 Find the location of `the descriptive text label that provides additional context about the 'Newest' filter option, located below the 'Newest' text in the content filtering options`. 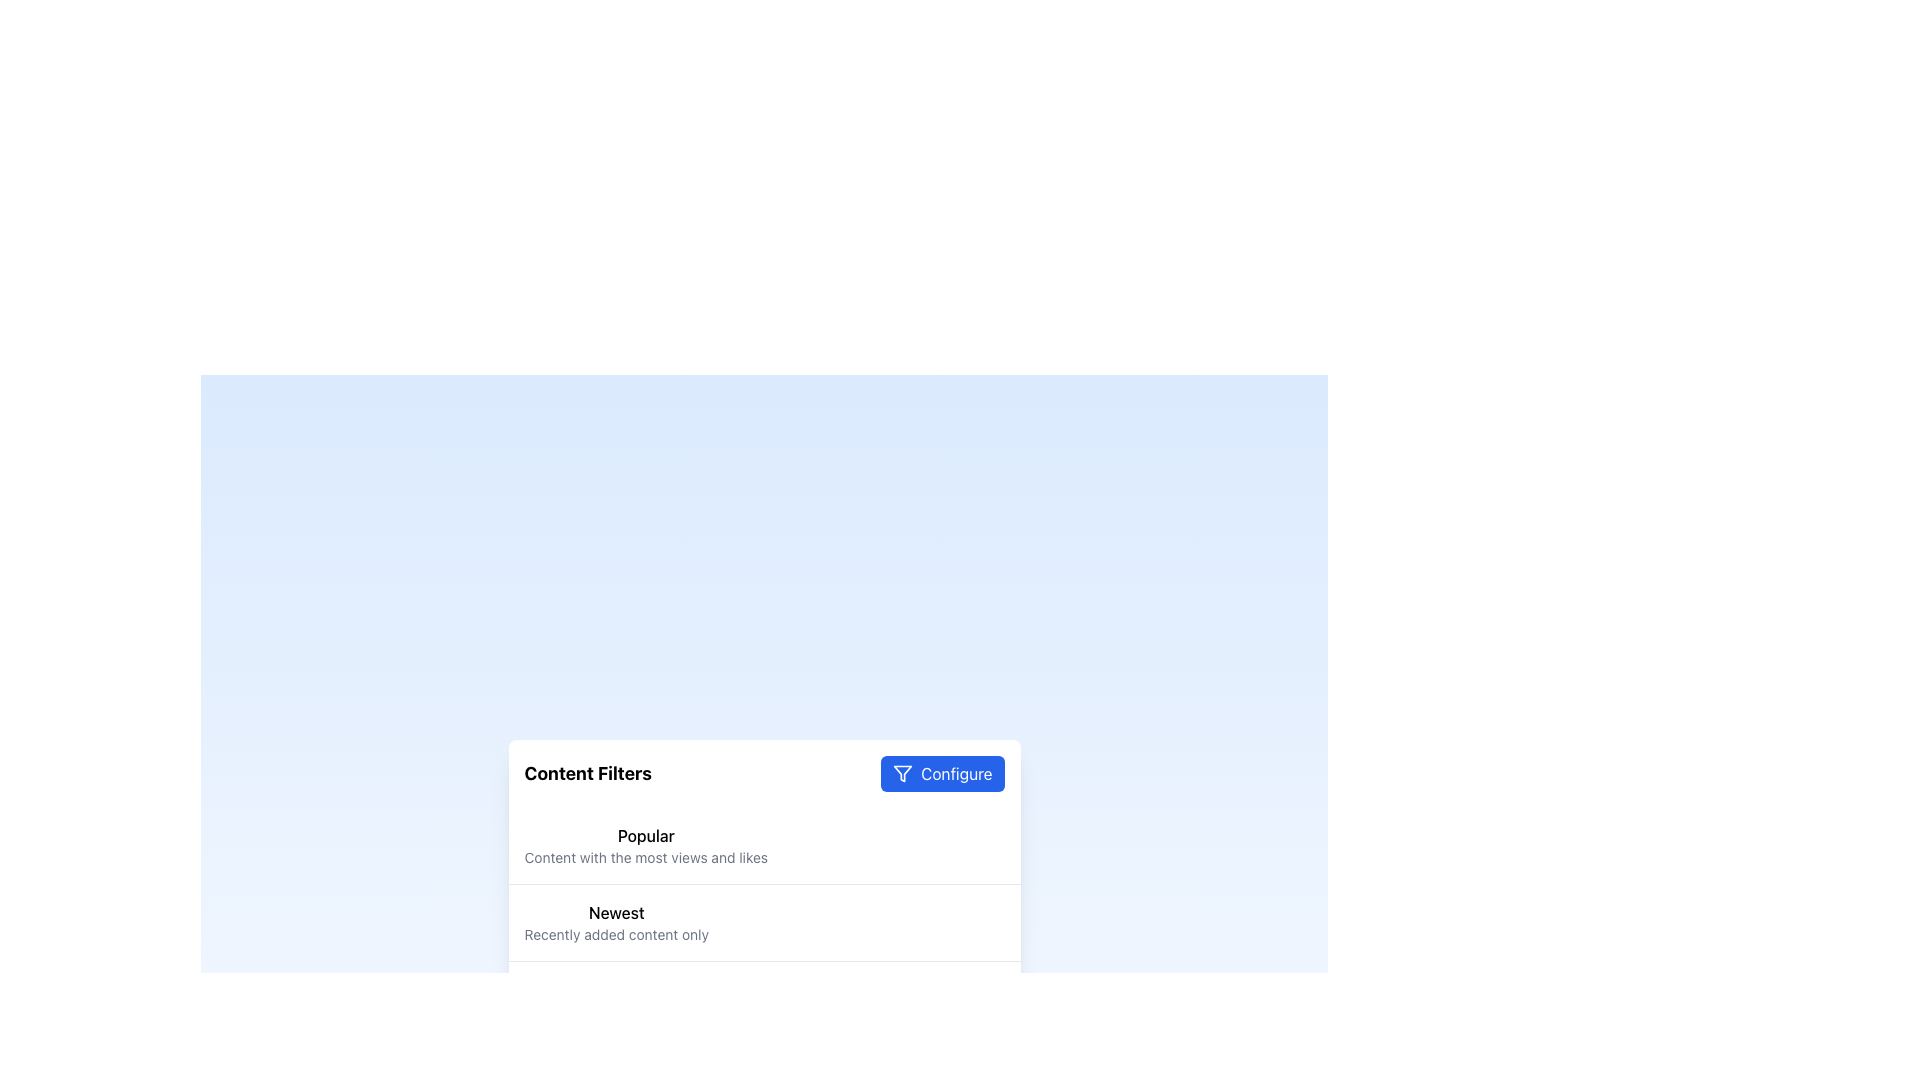

the descriptive text label that provides additional context about the 'Newest' filter option, located below the 'Newest' text in the content filtering options is located at coordinates (615, 934).